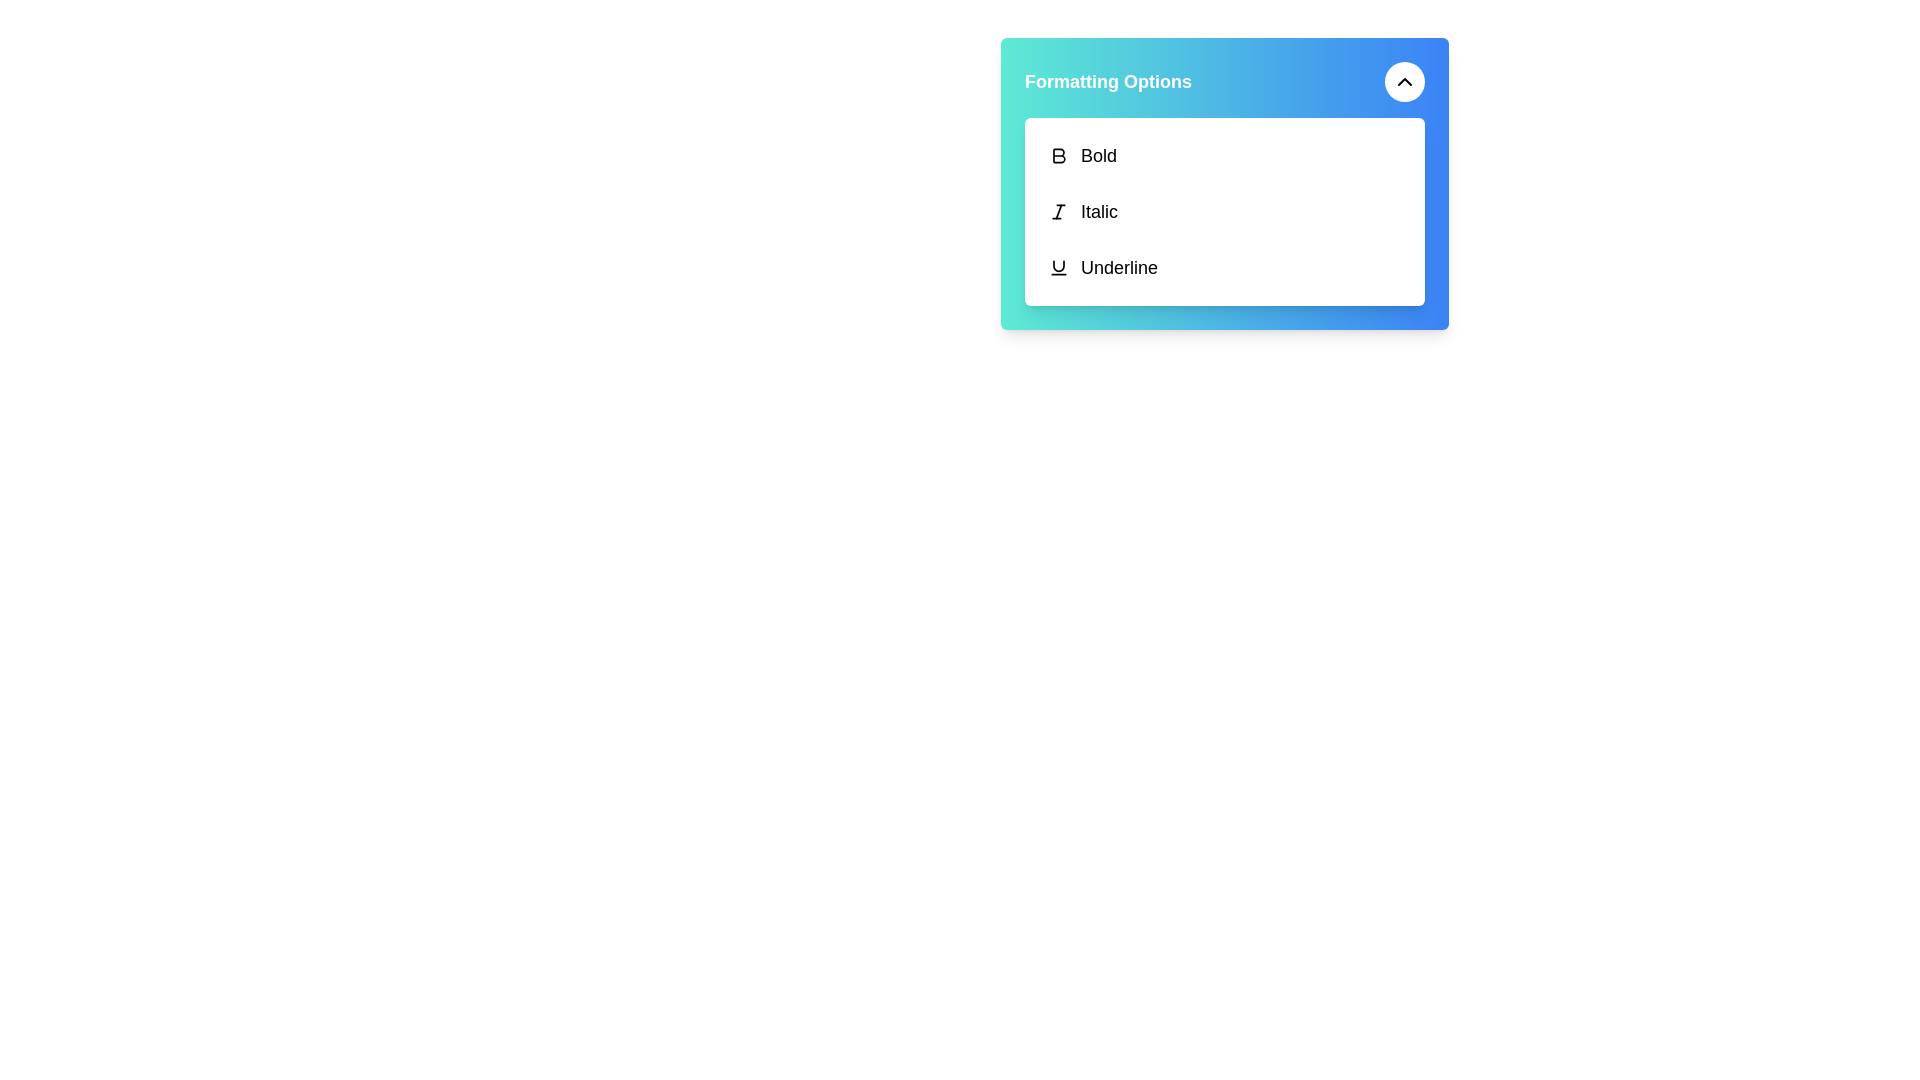 This screenshot has height=1080, width=1920. Describe the element at coordinates (1117, 266) in the screenshot. I see `the 'Underline' text label located in the formatting toolbar` at that location.